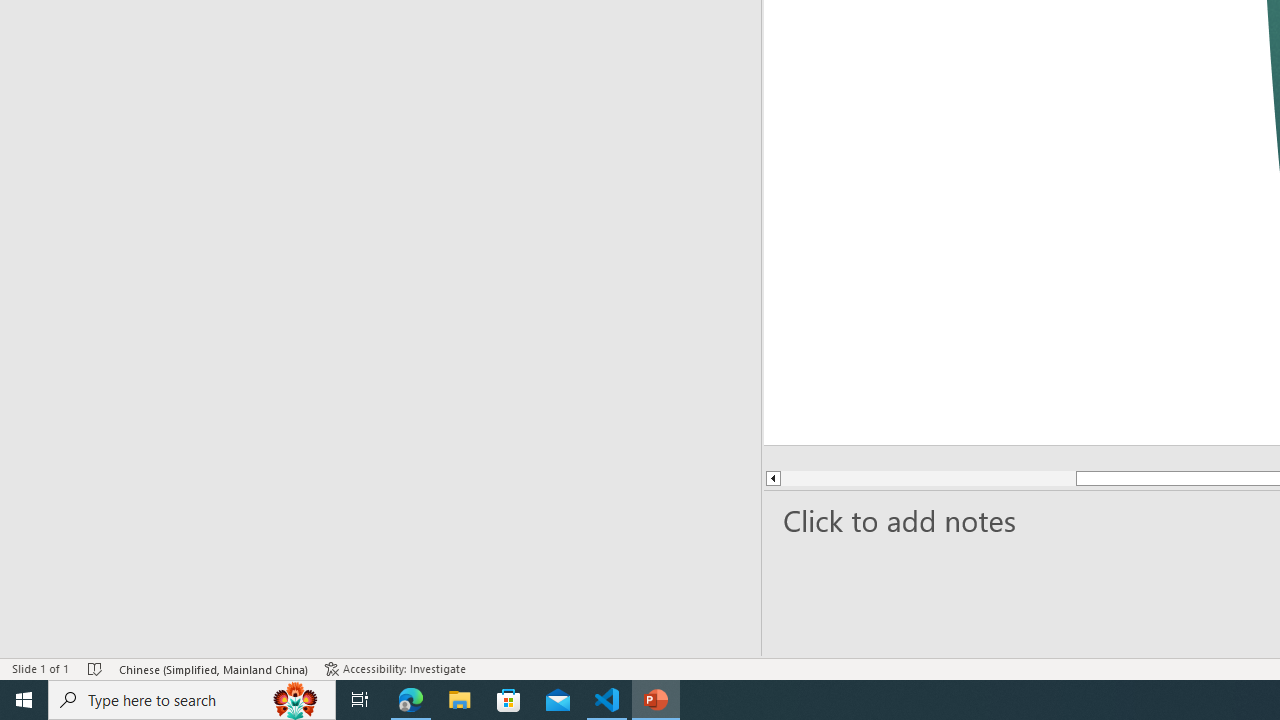 This screenshot has height=720, width=1280. I want to click on 'Spell Check No Errors', so click(95, 669).